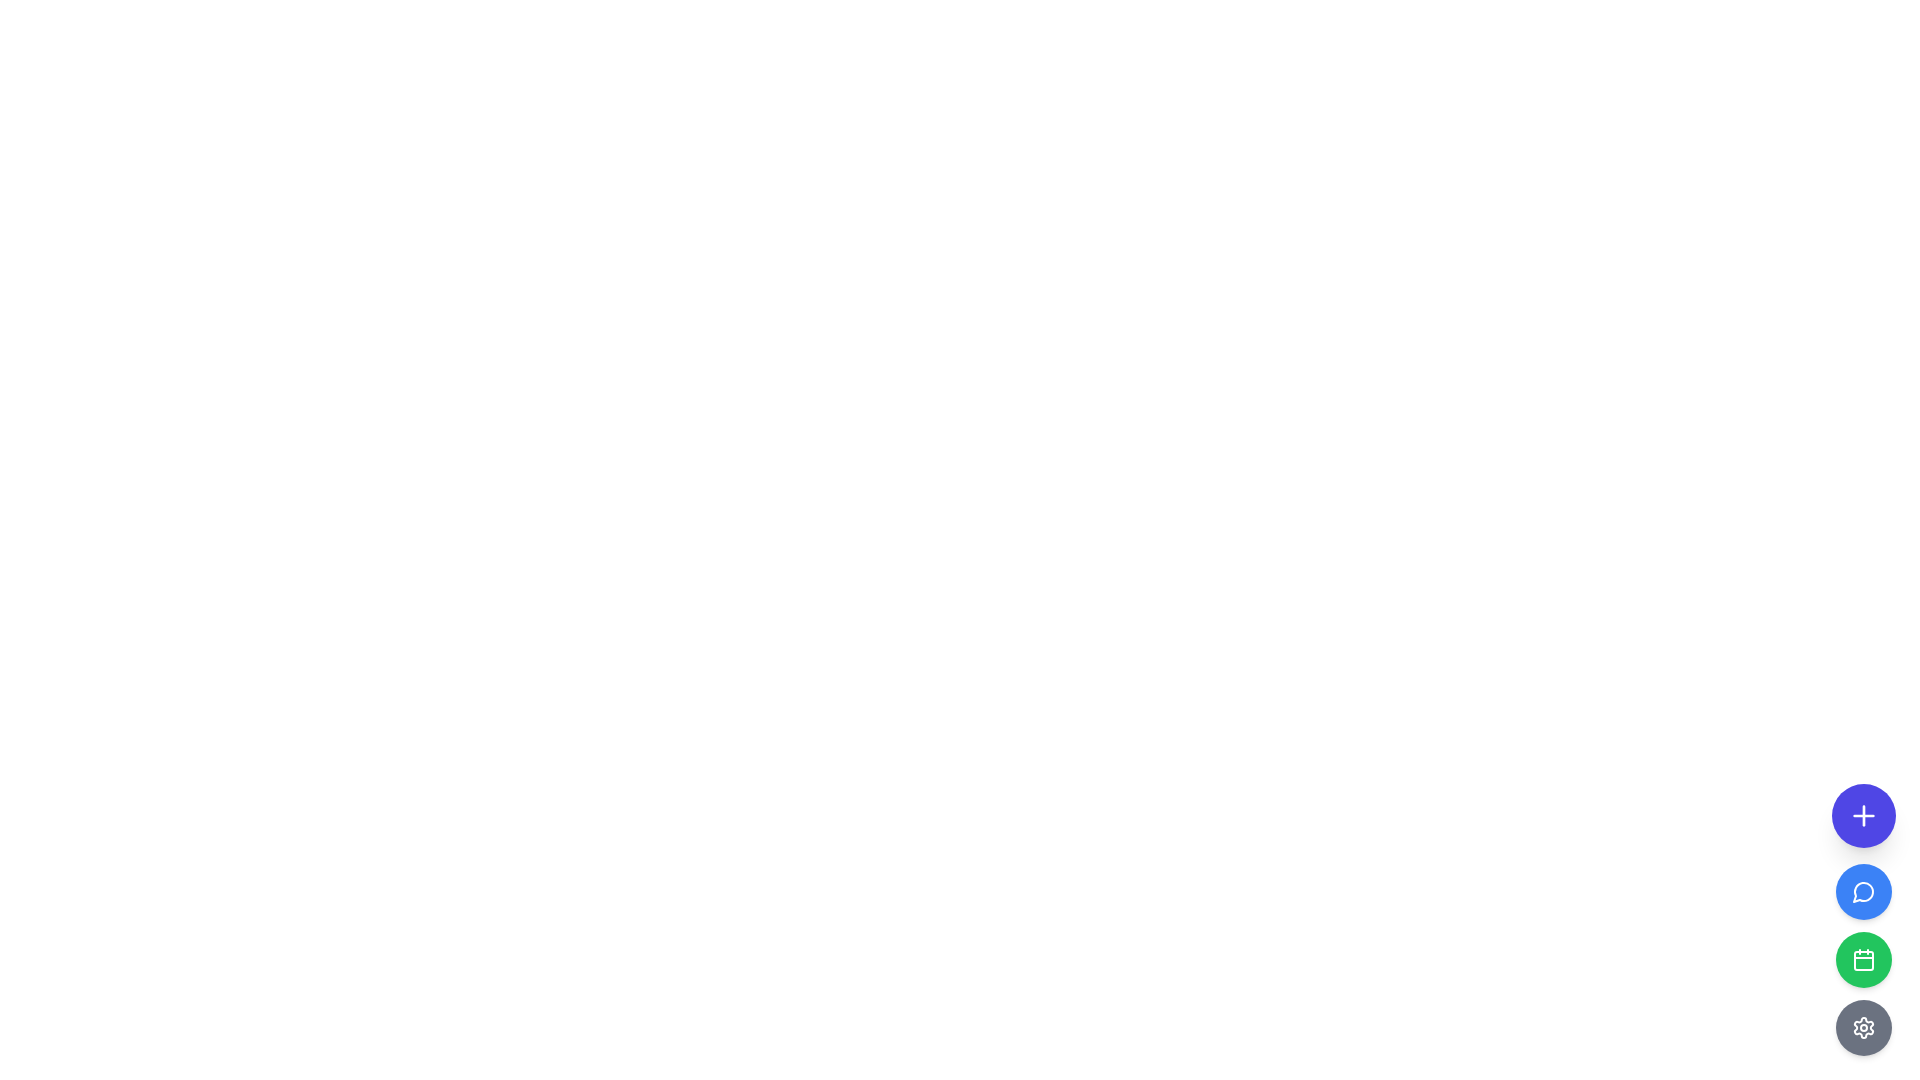 The image size is (1920, 1080). I want to click on the second circular button from the top, so click(1862, 920).